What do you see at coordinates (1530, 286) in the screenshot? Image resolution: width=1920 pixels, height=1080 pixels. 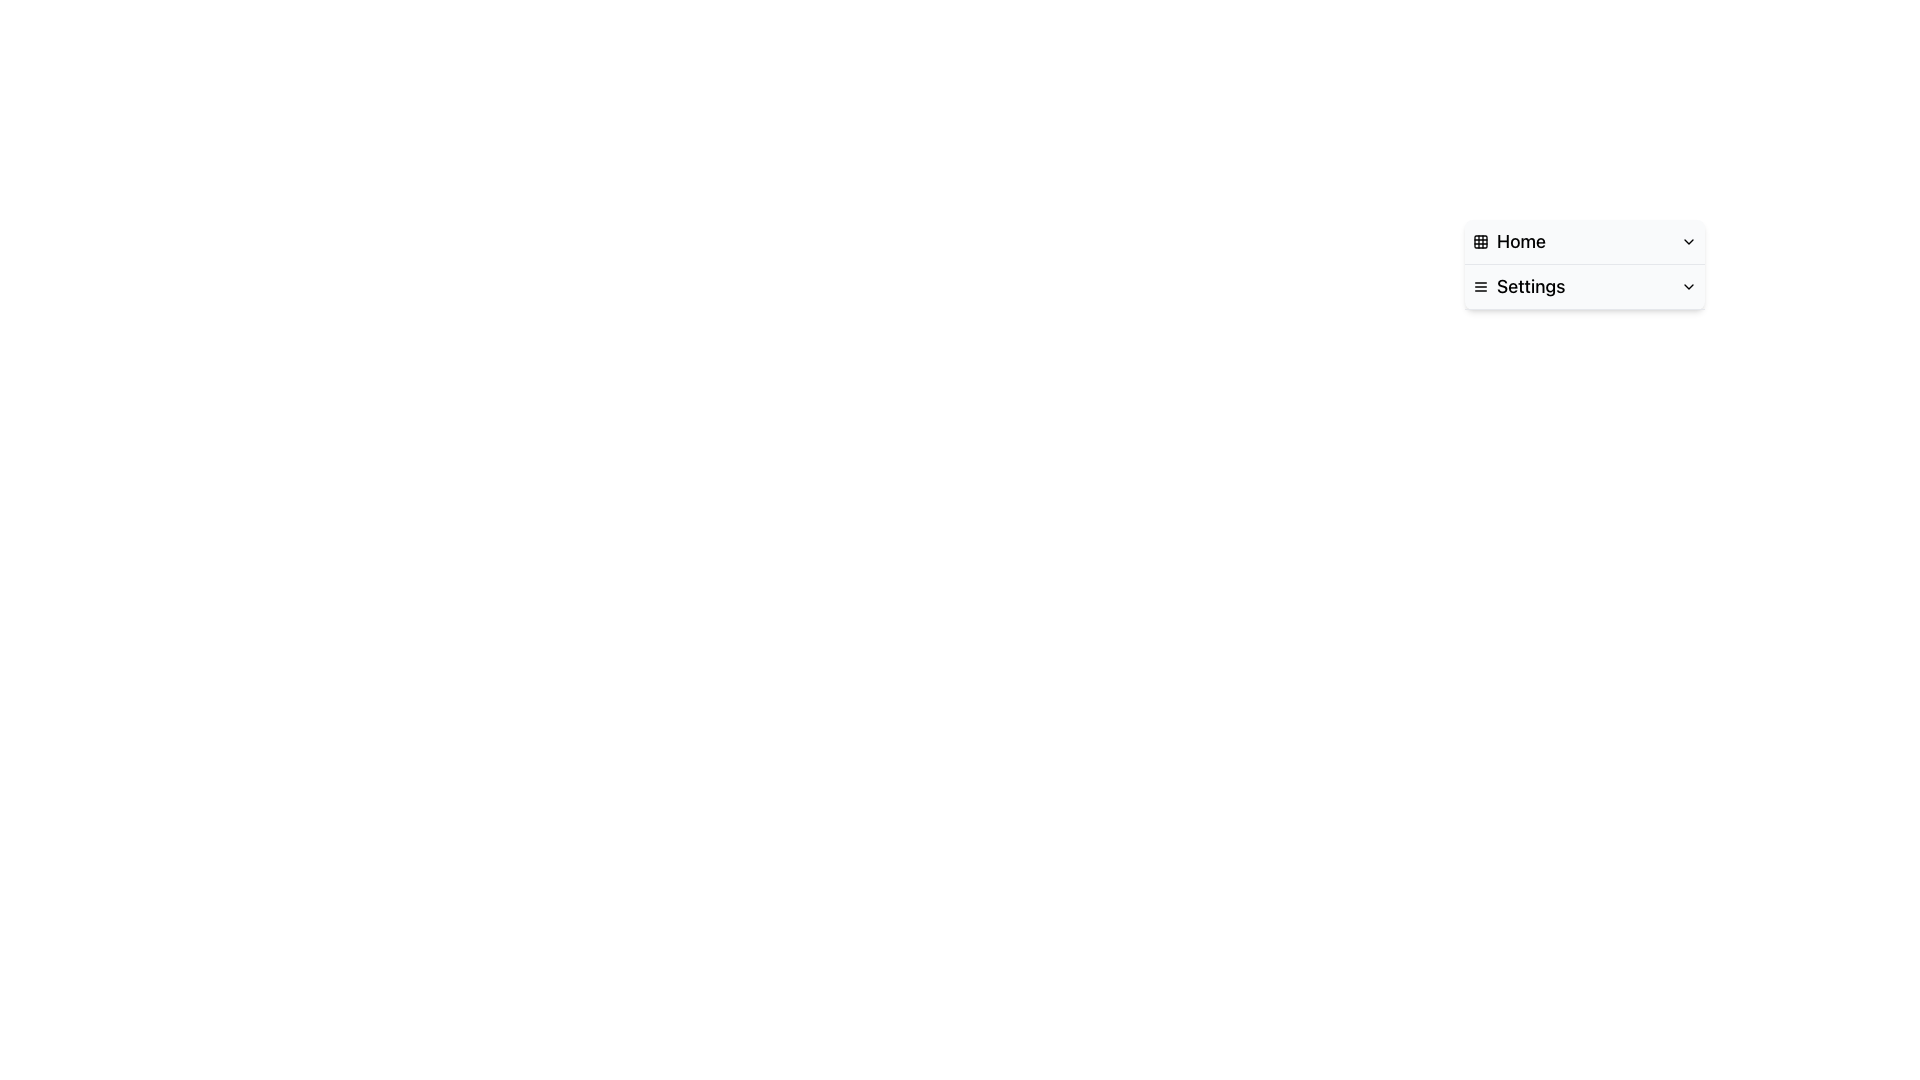 I see `the 'Settings' text label in the dropdown menu` at bounding box center [1530, 286].